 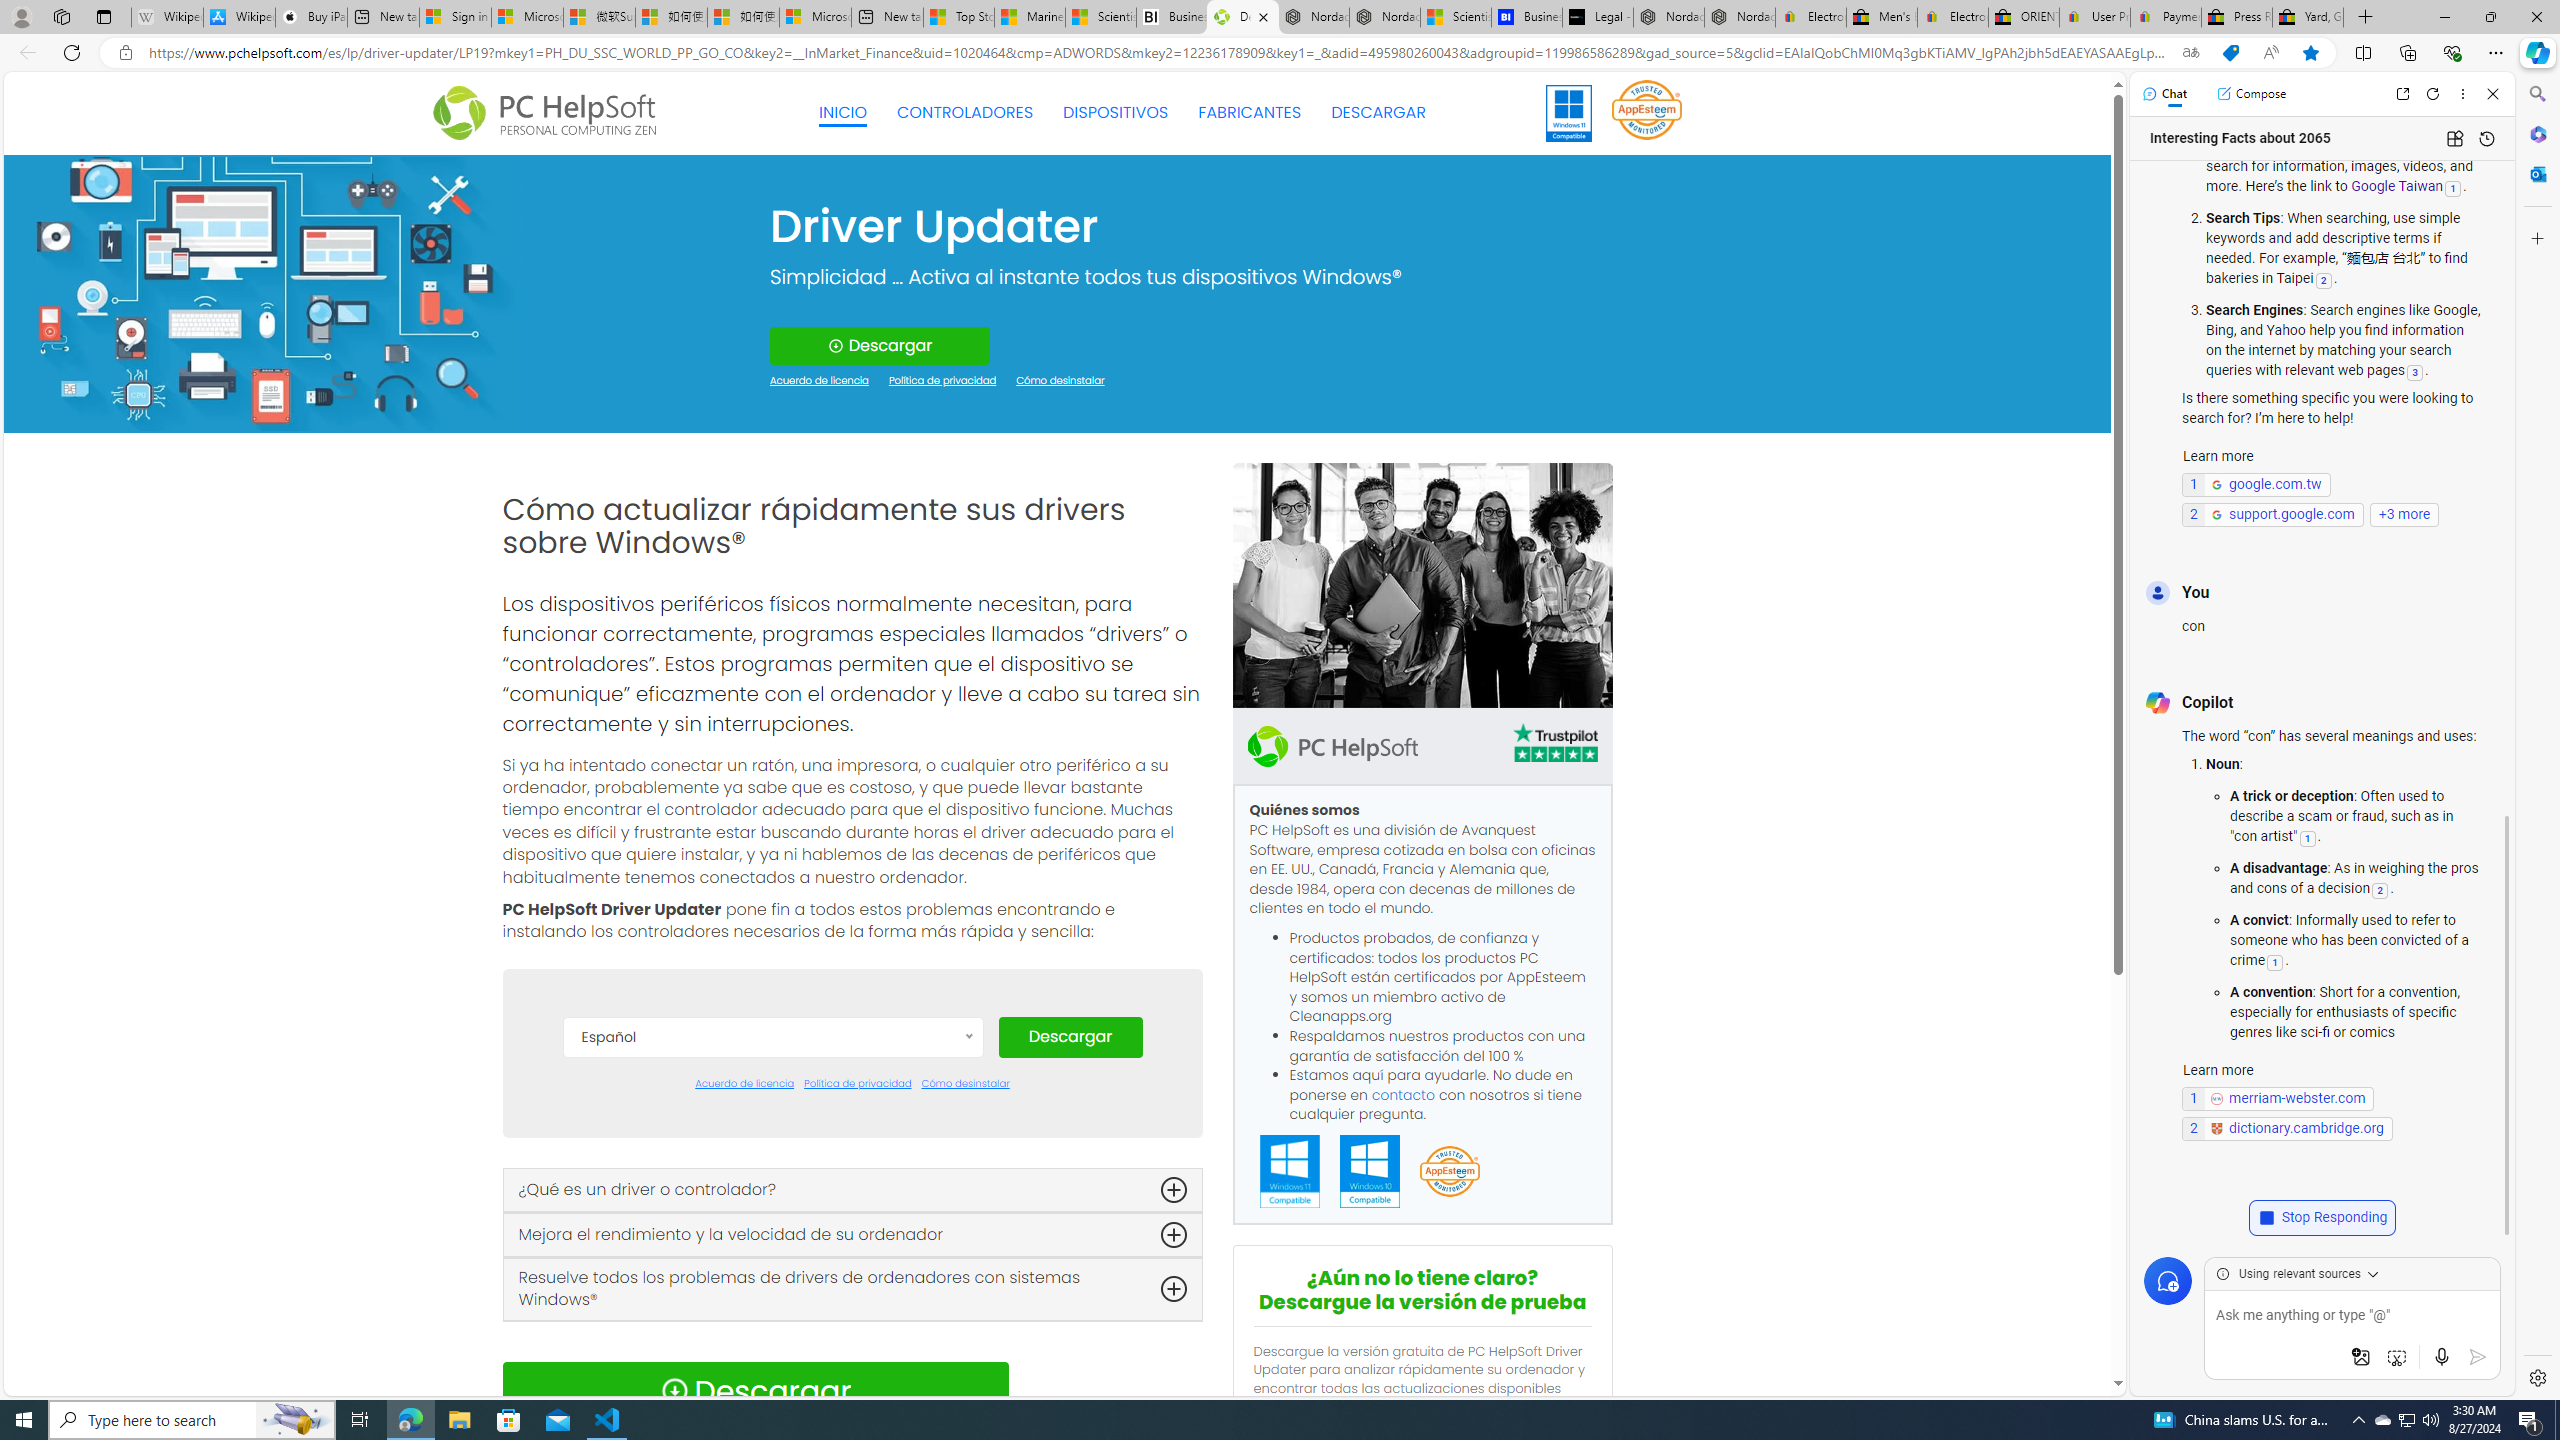 I want to click on 'INICIO', so click(x=843, y=112).